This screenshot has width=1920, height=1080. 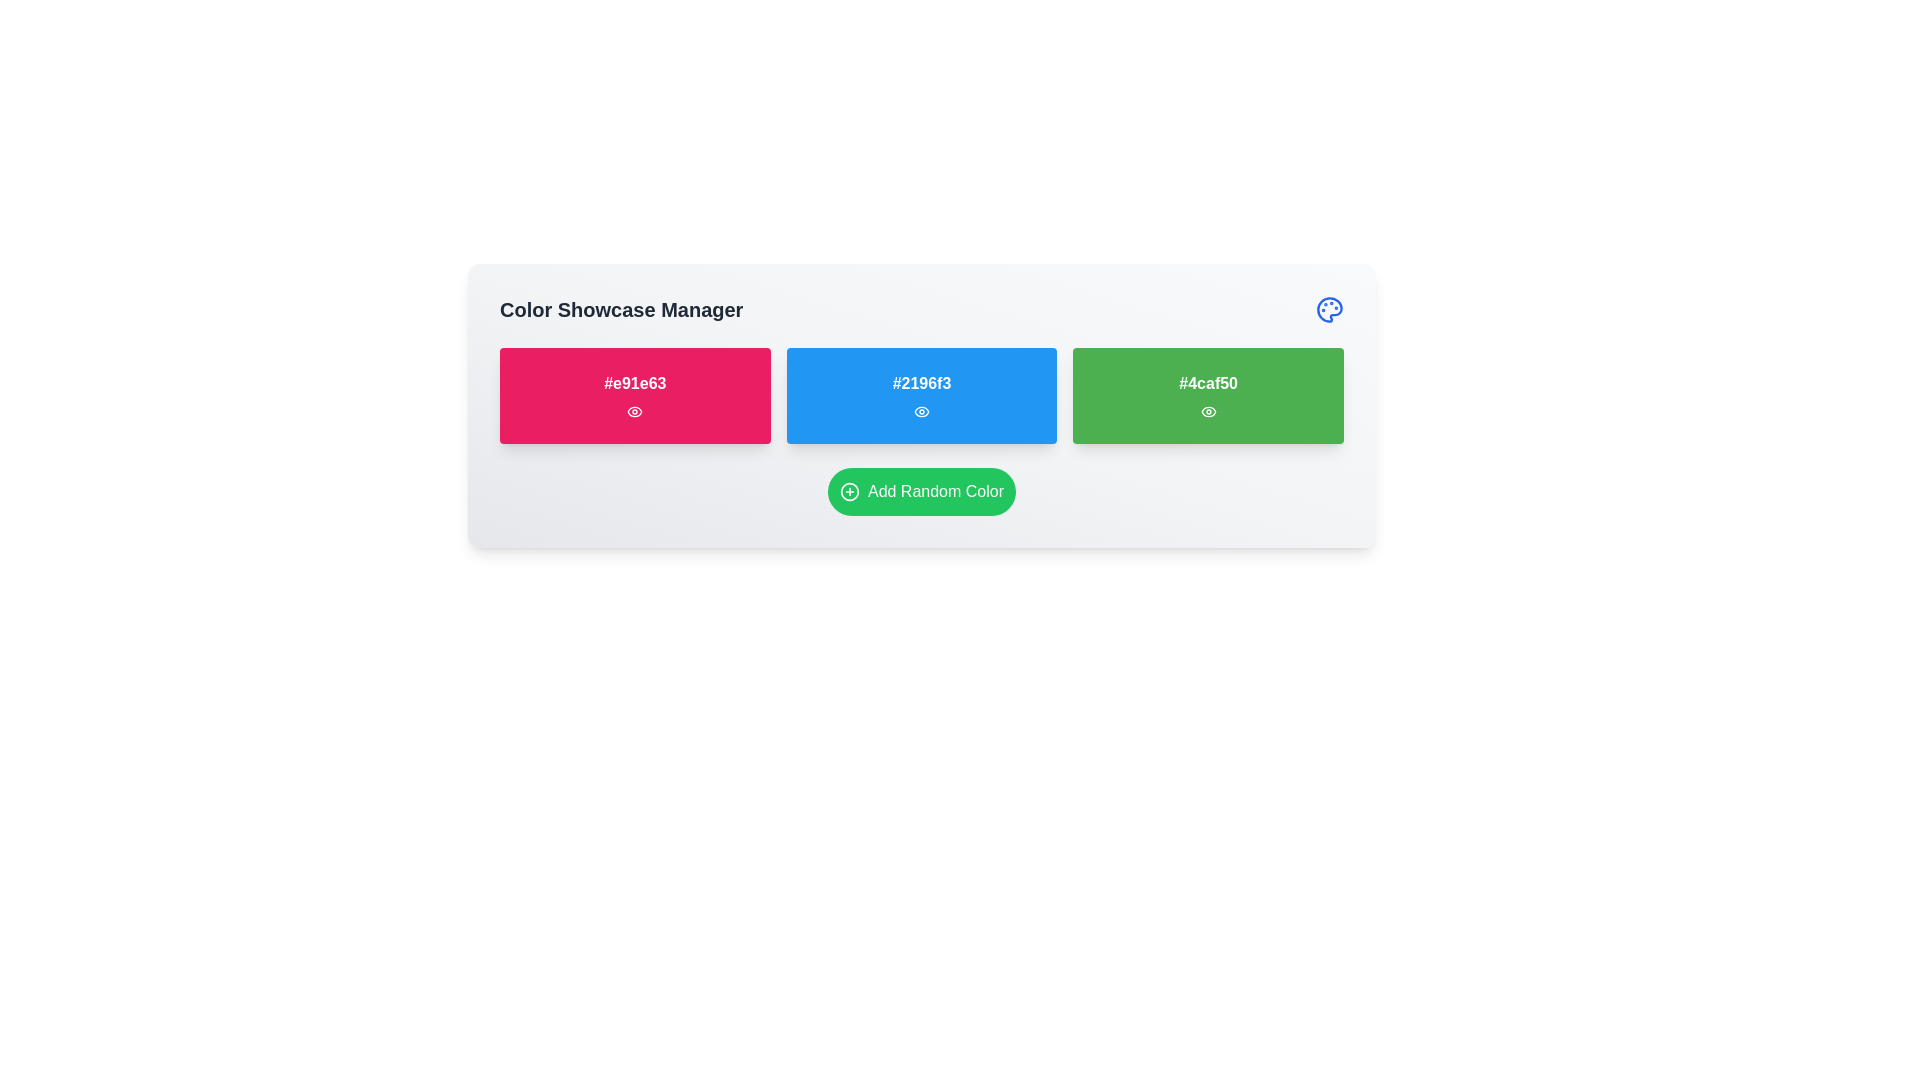 I want to click on the visibility toggle icon represented by an eye within the first card (pink, labeled '#e91e63') below the 'Color Showcase Manager' title, so click(x=634, y=411).